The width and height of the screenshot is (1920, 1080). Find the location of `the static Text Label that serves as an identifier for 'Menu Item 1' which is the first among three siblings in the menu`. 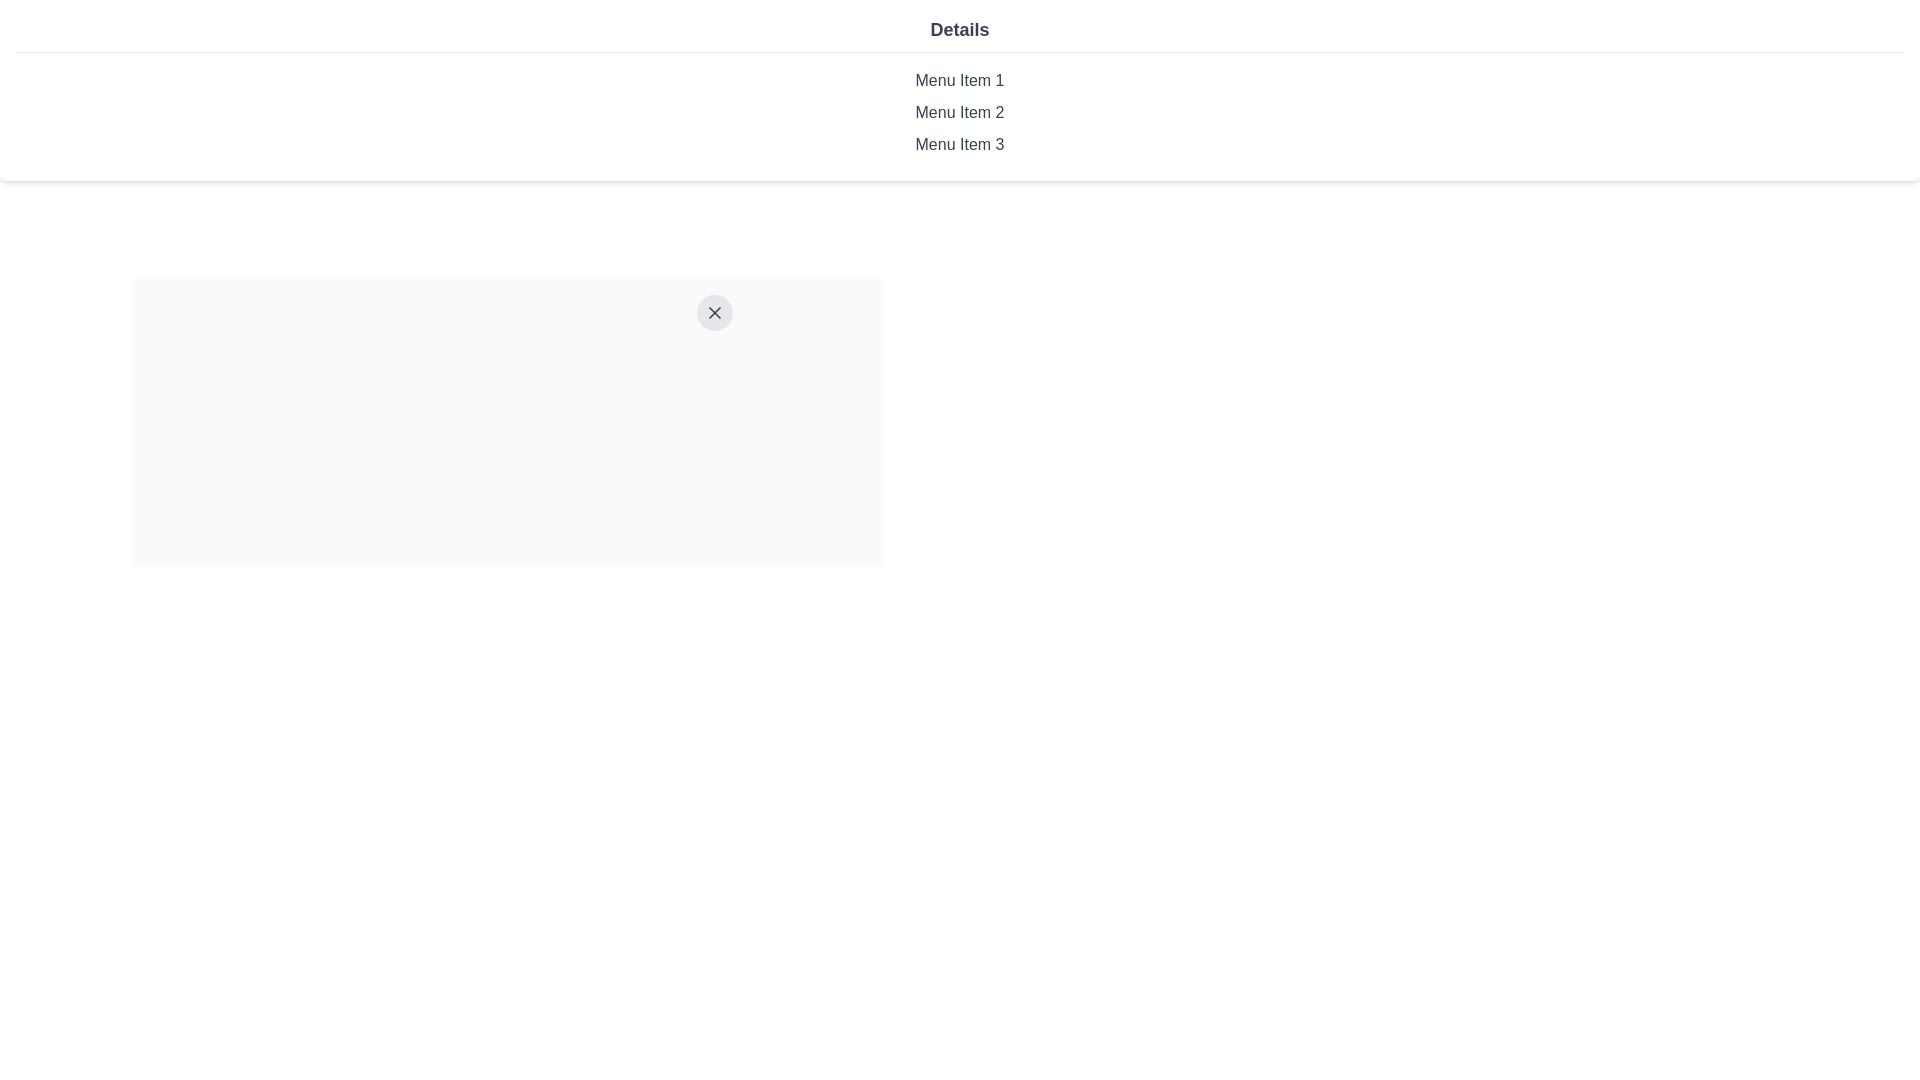

the static Text Label that serves as an identifier for 'Menu Item 1' which is the first among three siblings in the menu is located at coordinates (960, 80).